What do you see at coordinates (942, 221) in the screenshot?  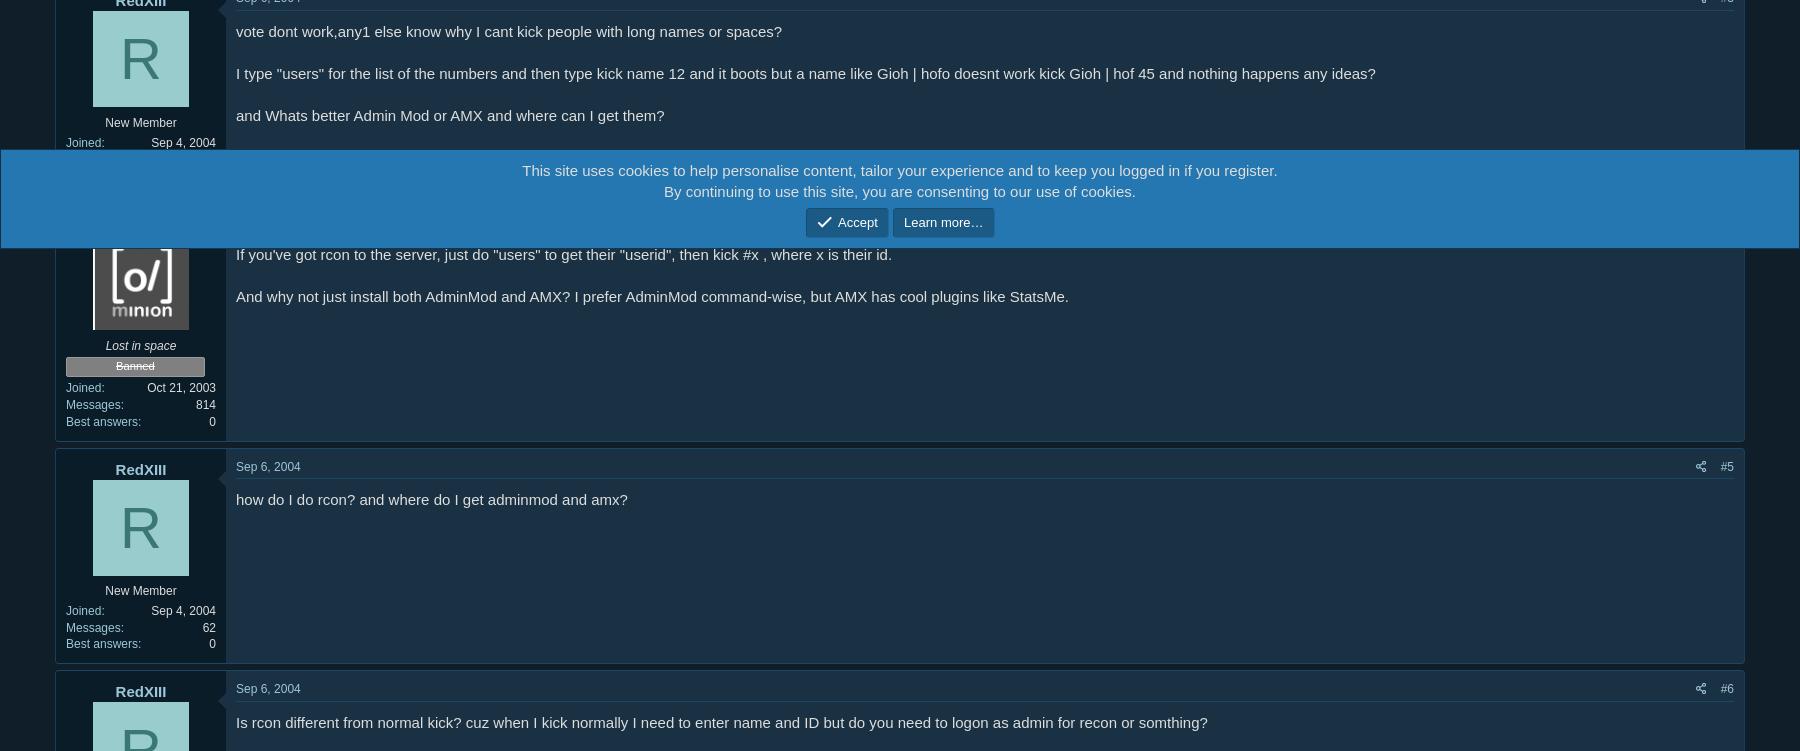 I see `'Learn more…'` at bounding box center [942, 221].